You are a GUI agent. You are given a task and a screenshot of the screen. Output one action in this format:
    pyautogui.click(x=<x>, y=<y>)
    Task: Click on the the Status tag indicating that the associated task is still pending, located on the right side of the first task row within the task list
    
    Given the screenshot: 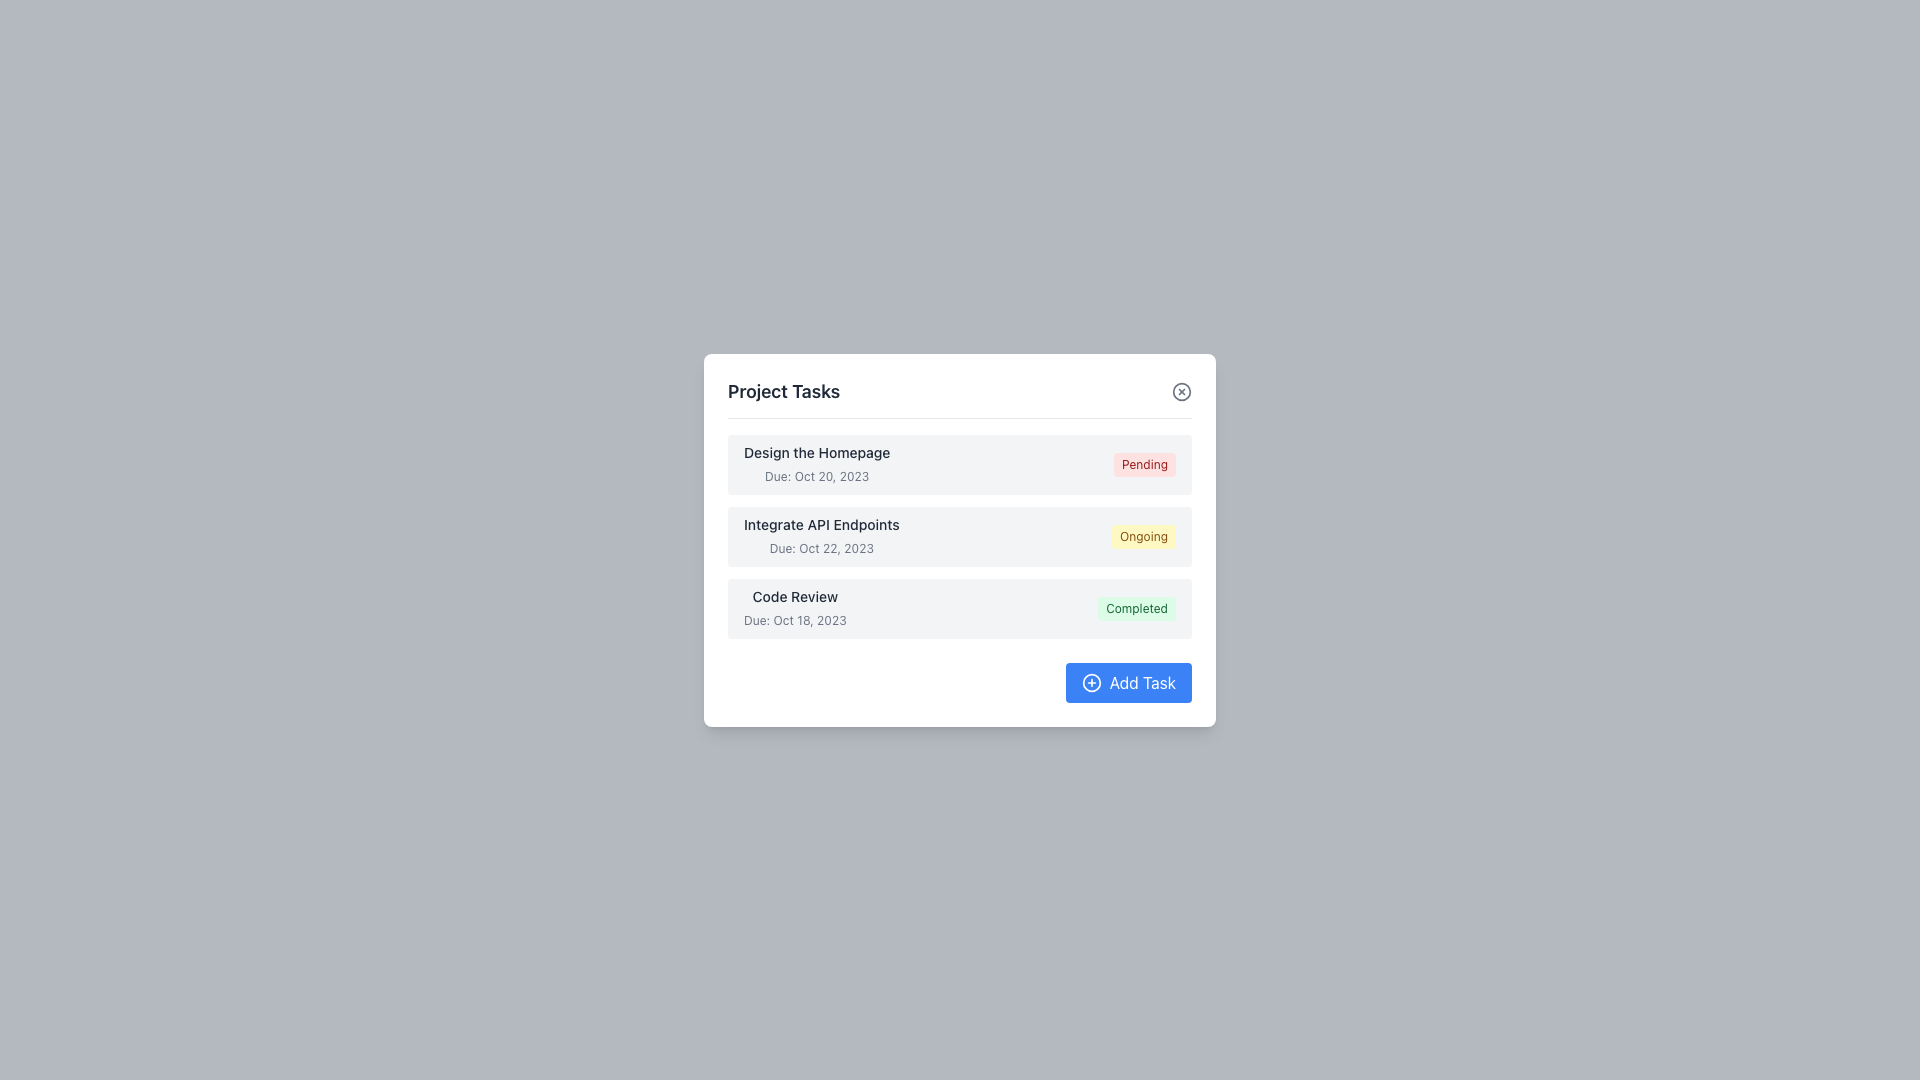 What is the action you would take?
    pyautogui.click(x=1145, y=464)
    